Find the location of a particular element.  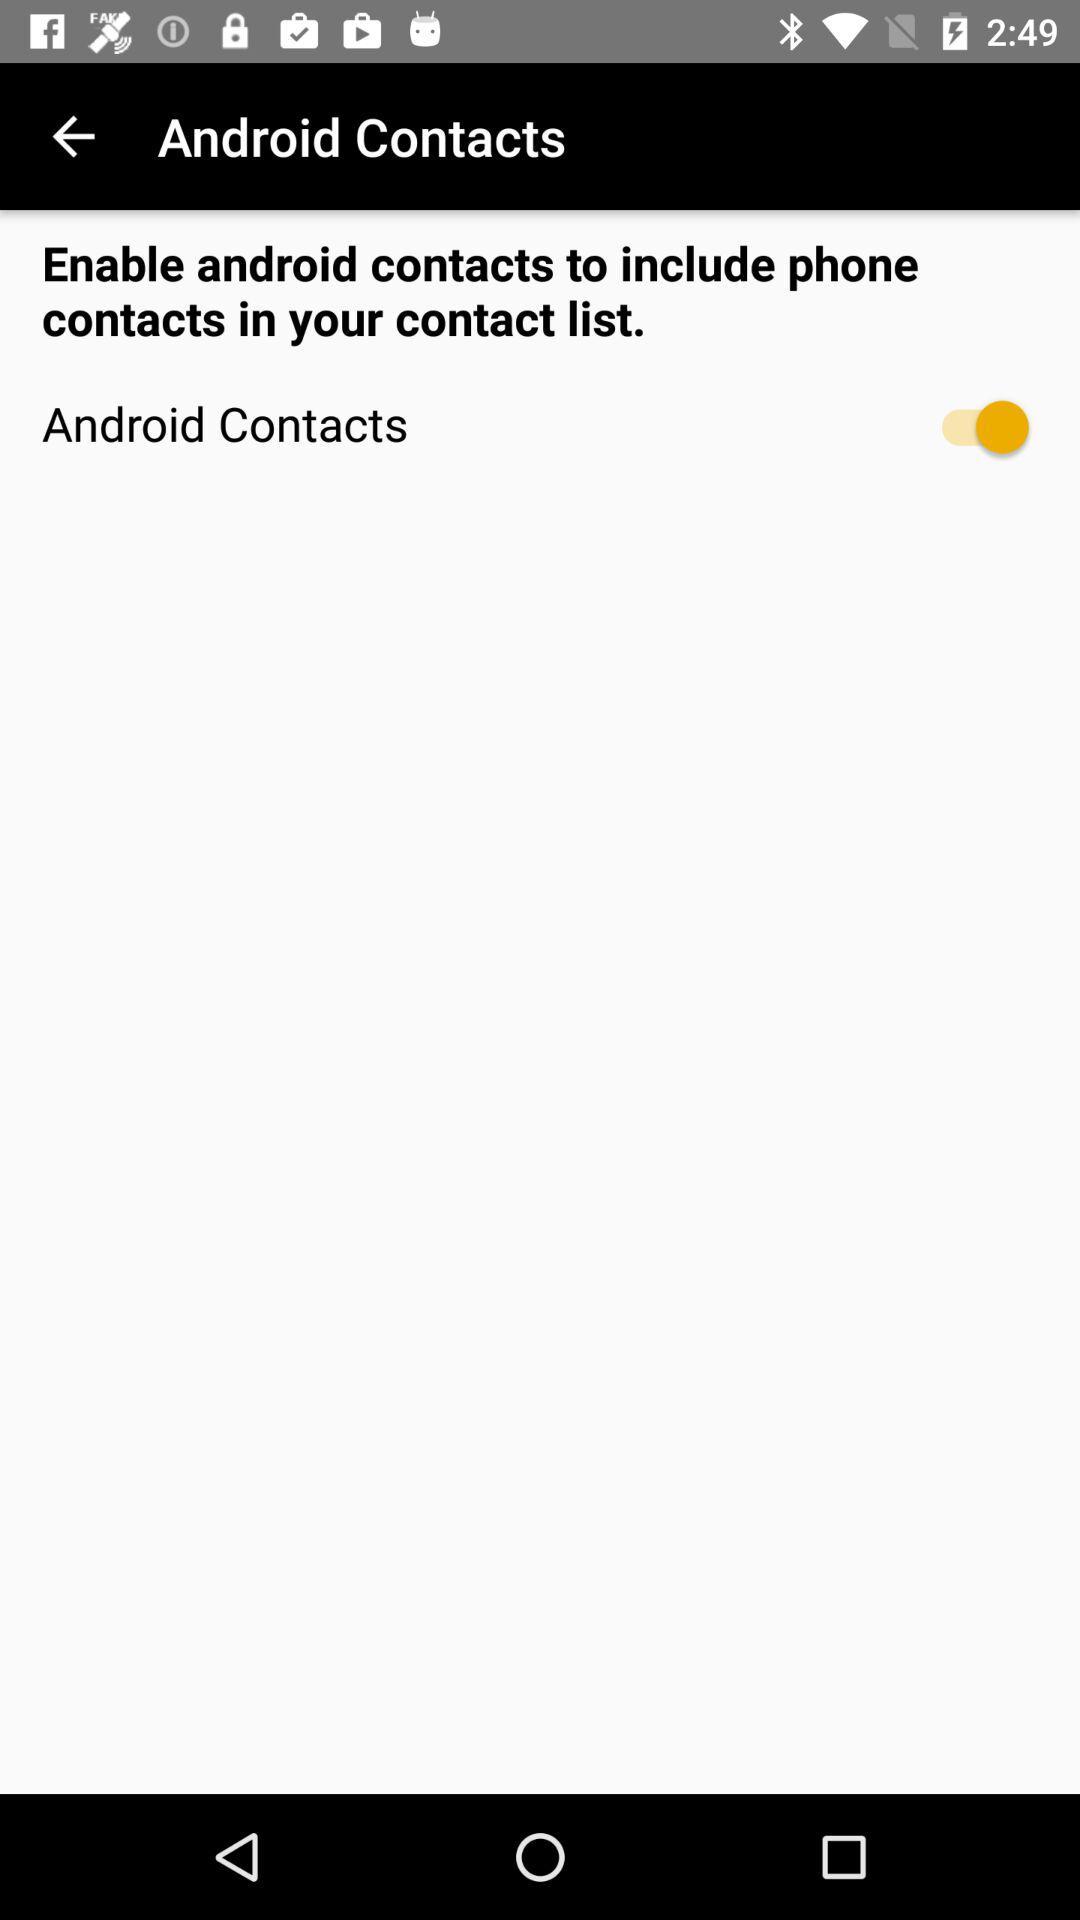

the icon next to the android contacts item is located at coordinates (974, 426).